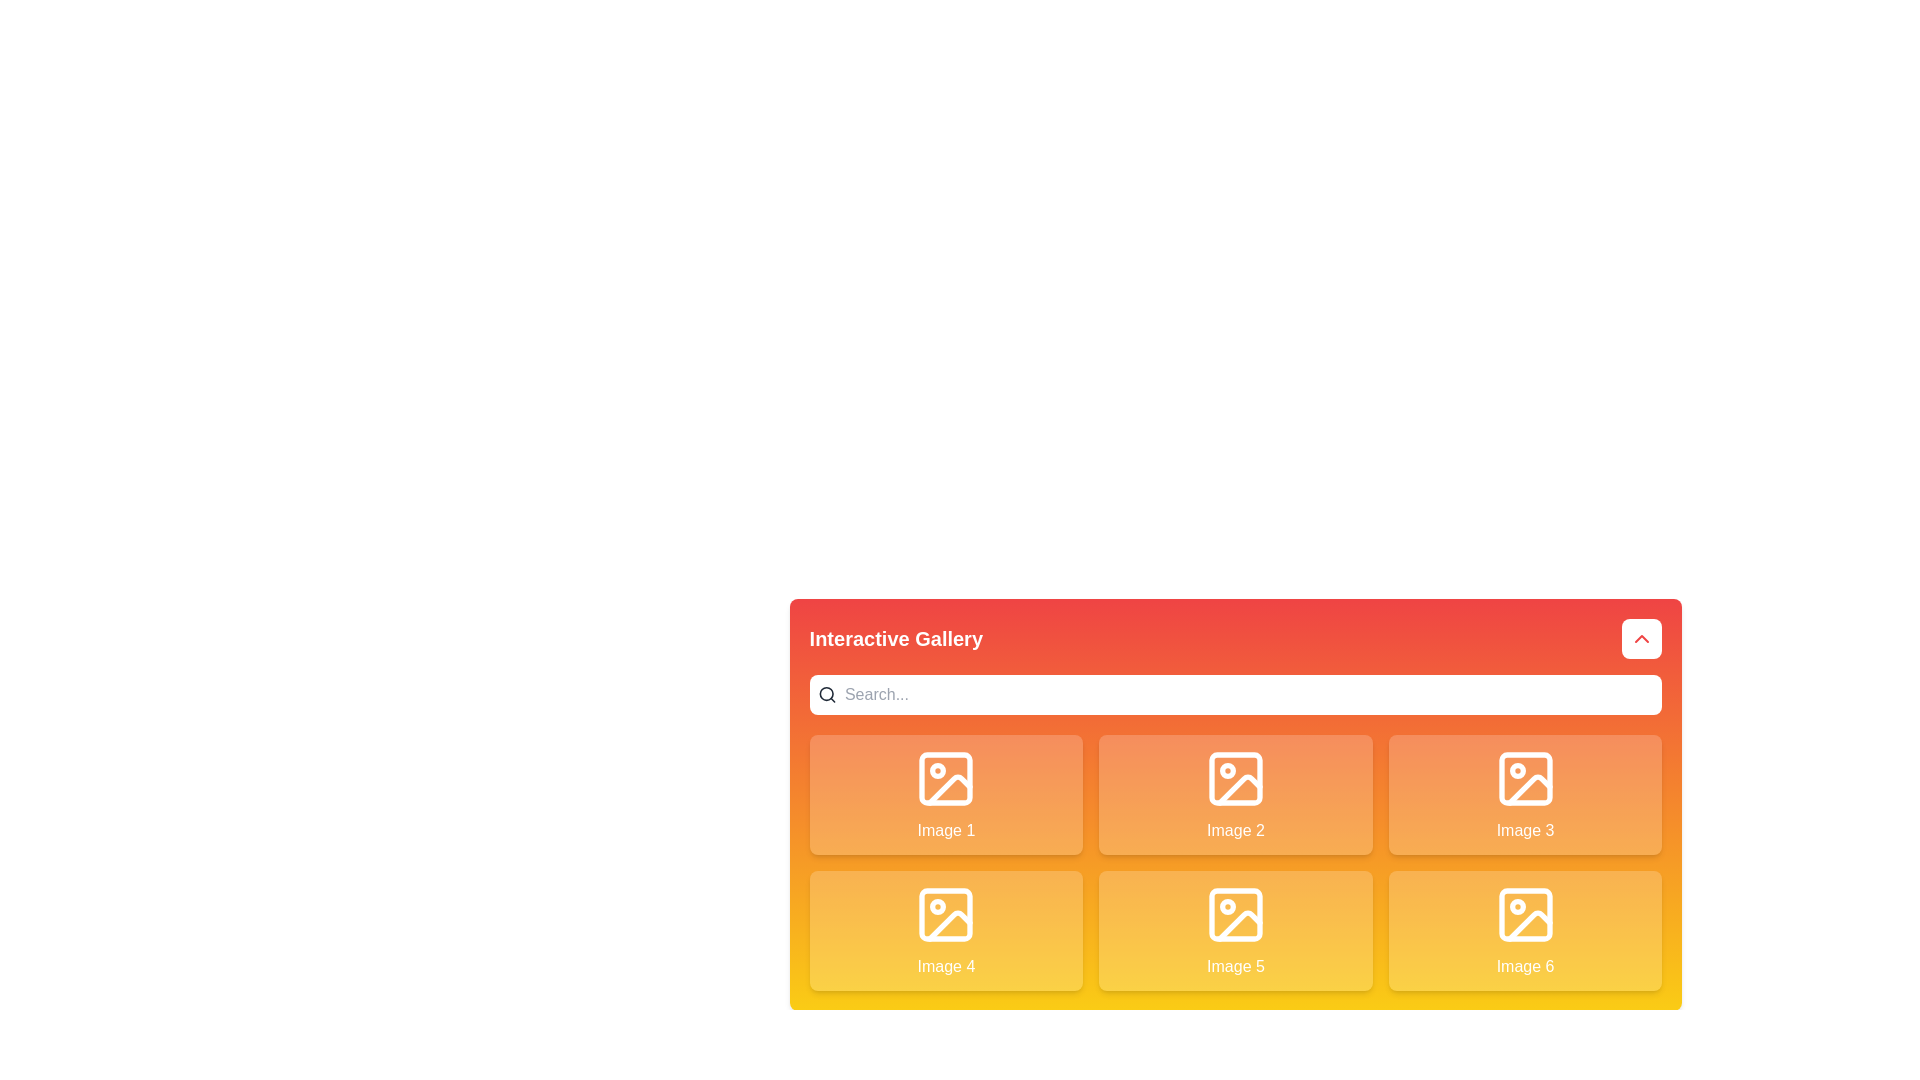 The width and height of the screenshot is (1920, 1080). Describe the element at coordinates (945, 793) in the screenshot. I see `the first card component in the grid layout, which features a gradient background from orange to yellow and contains an image icon with the label 'Image 1' beneath it` at that location.